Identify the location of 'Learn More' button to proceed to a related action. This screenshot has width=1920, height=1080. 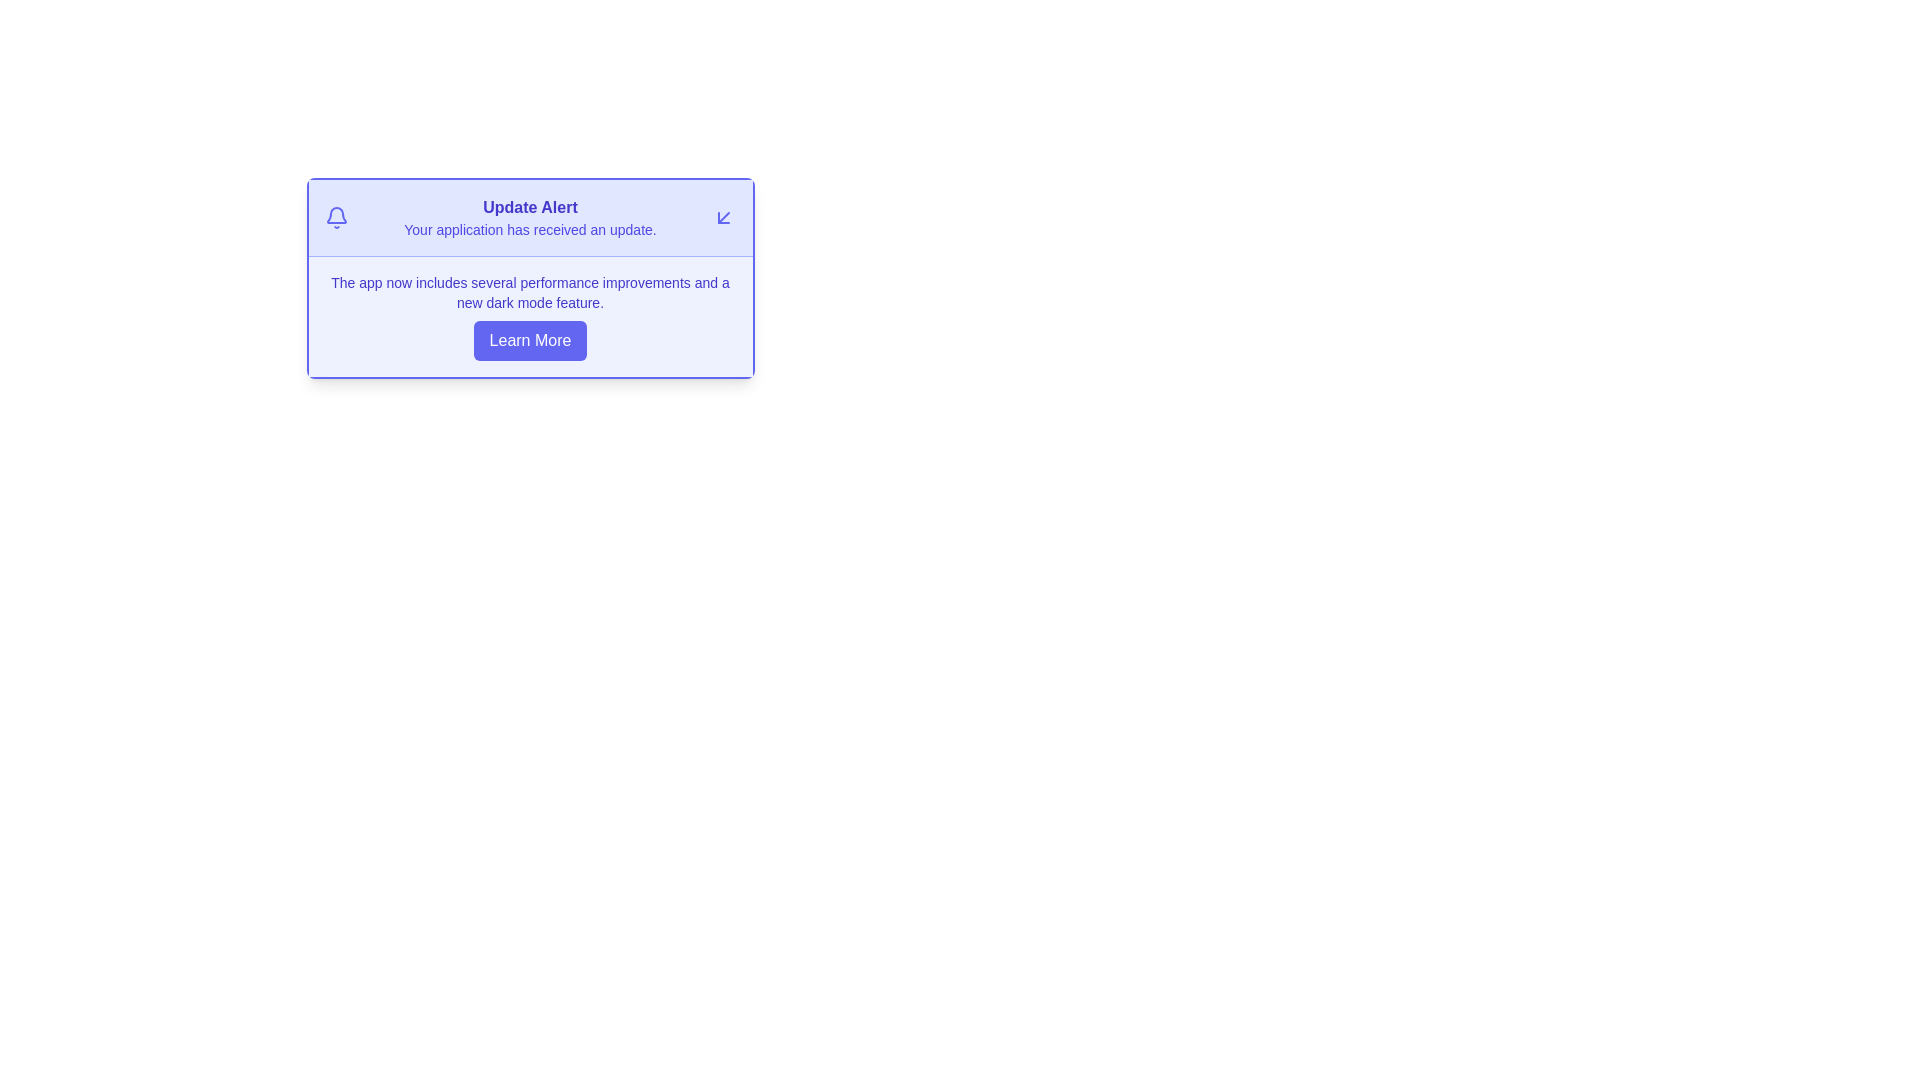
(530, 339).